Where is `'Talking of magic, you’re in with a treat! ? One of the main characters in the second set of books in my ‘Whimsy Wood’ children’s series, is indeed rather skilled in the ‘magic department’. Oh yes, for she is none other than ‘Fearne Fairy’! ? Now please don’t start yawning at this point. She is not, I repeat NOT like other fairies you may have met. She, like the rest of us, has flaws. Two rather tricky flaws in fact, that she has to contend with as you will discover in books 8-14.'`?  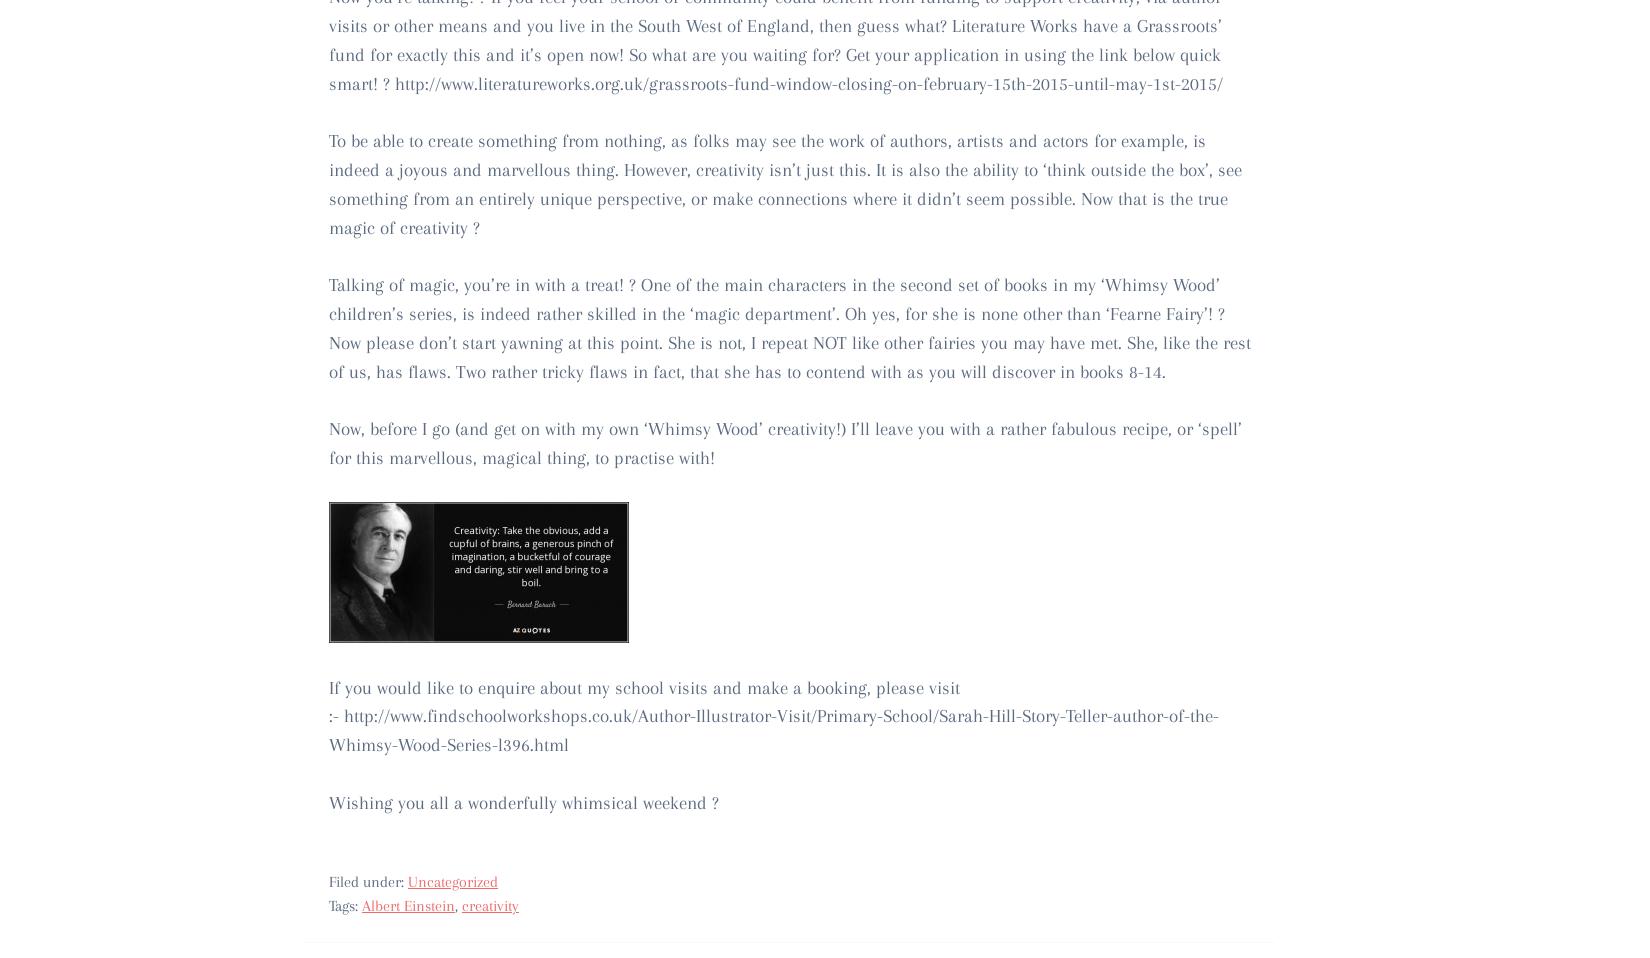
'Talking of magic, you’re in with a treat! ? One of the main characters in the second set of books in my ‘Whimsy Wood’ children’s series, is indeed rather skilled in the ‘magic department’. Oh yes, for she is none other than ‘Fearne Fairy’! ? Now please don’t start yawning at this point. She is not, I repeat NOT like other fairies you may have met. She, like the rest of us, has flaws. Two rather tricky flaws in fact, that she has to contend with as you will discover in books 8-14.' is located at coordinates (789, 326).